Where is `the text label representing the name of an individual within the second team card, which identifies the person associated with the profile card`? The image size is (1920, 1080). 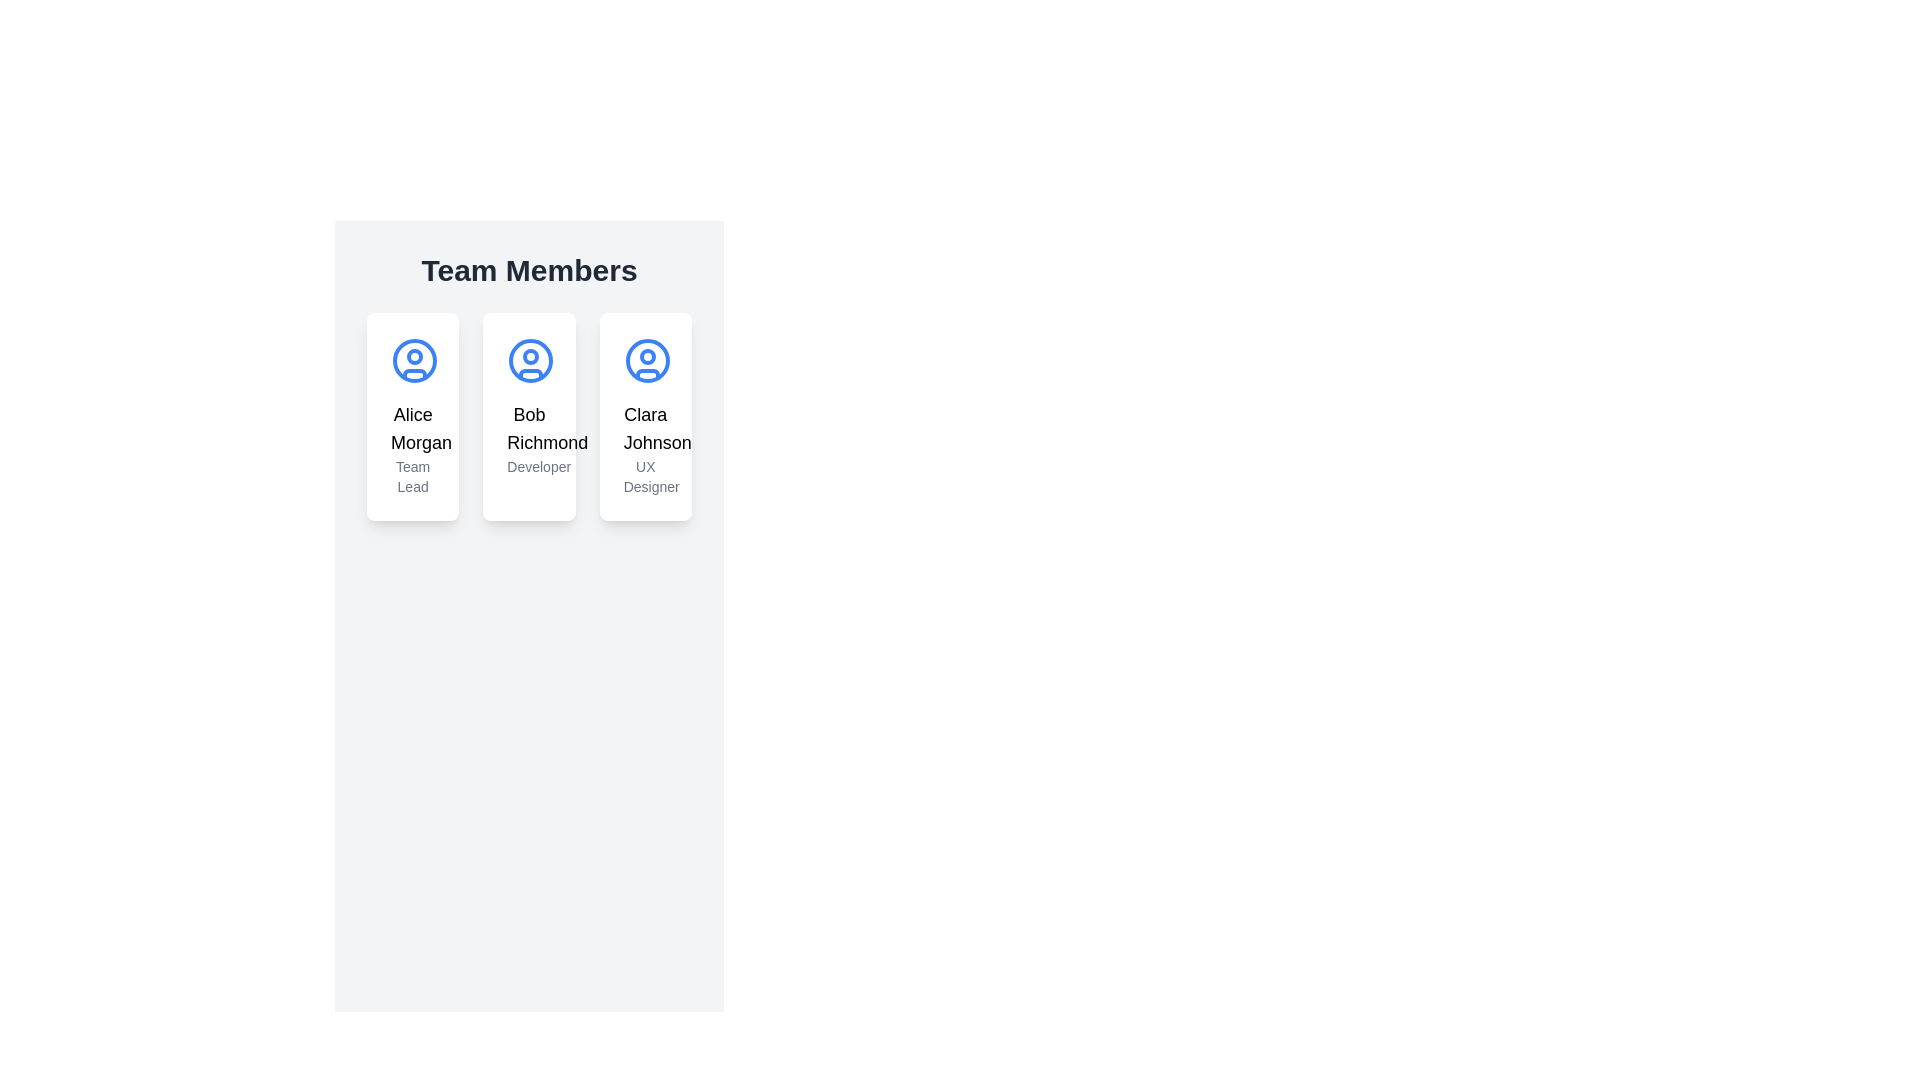
the text label representing the name of an individual within the second team card, which identifies the person associated with the profile card is located at coordinates (529, 427).